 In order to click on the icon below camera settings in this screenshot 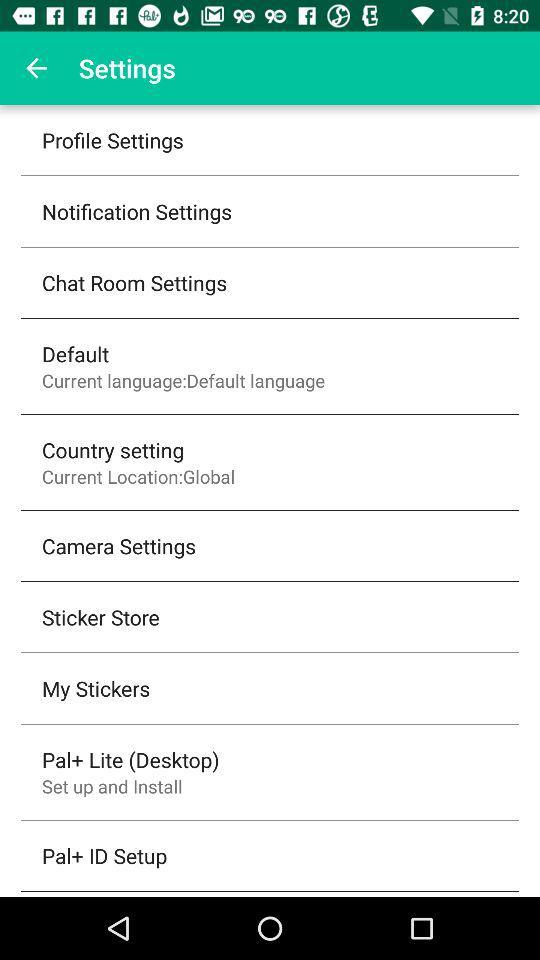, I will do `click(99, 616)`.